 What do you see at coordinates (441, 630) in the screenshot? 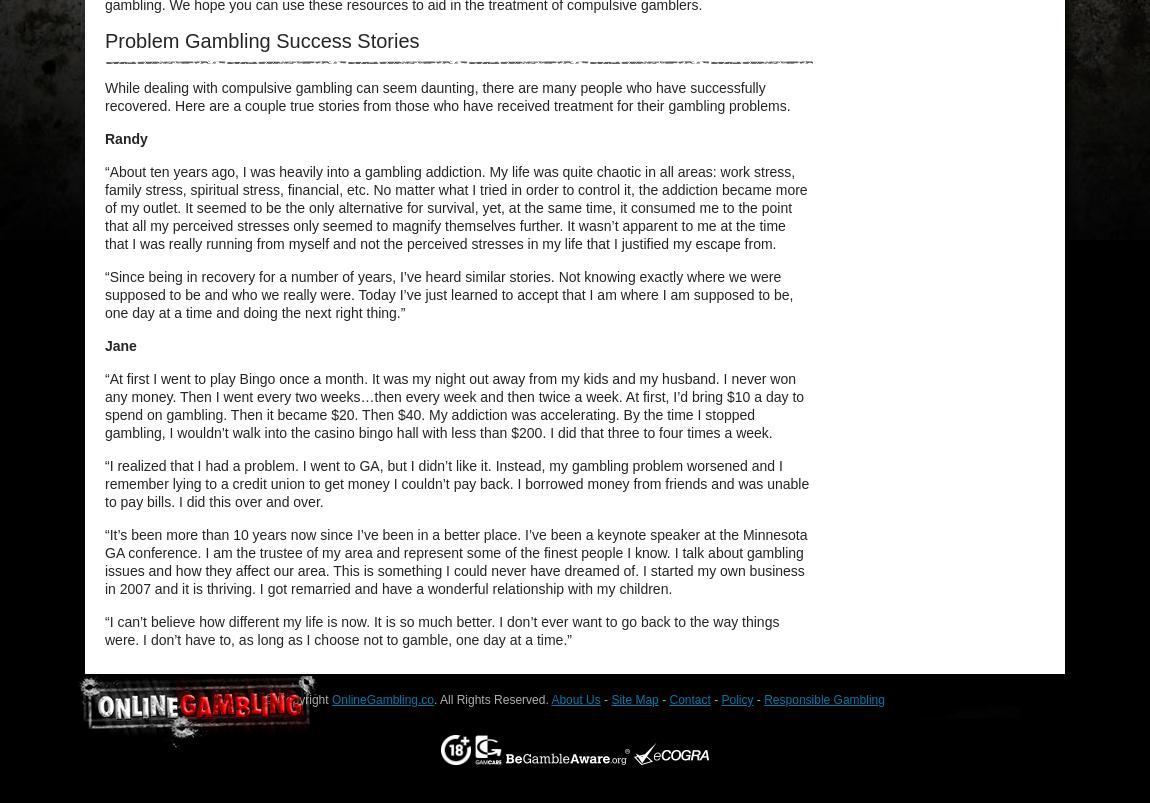
I see `'“I can’t believe how different my life is now. It is so much better. I don’t ever want to go back to the way things were. I don’t have to, as long as I choose not to gamble, one day at a time.”'` at bounding box center [441, 630].